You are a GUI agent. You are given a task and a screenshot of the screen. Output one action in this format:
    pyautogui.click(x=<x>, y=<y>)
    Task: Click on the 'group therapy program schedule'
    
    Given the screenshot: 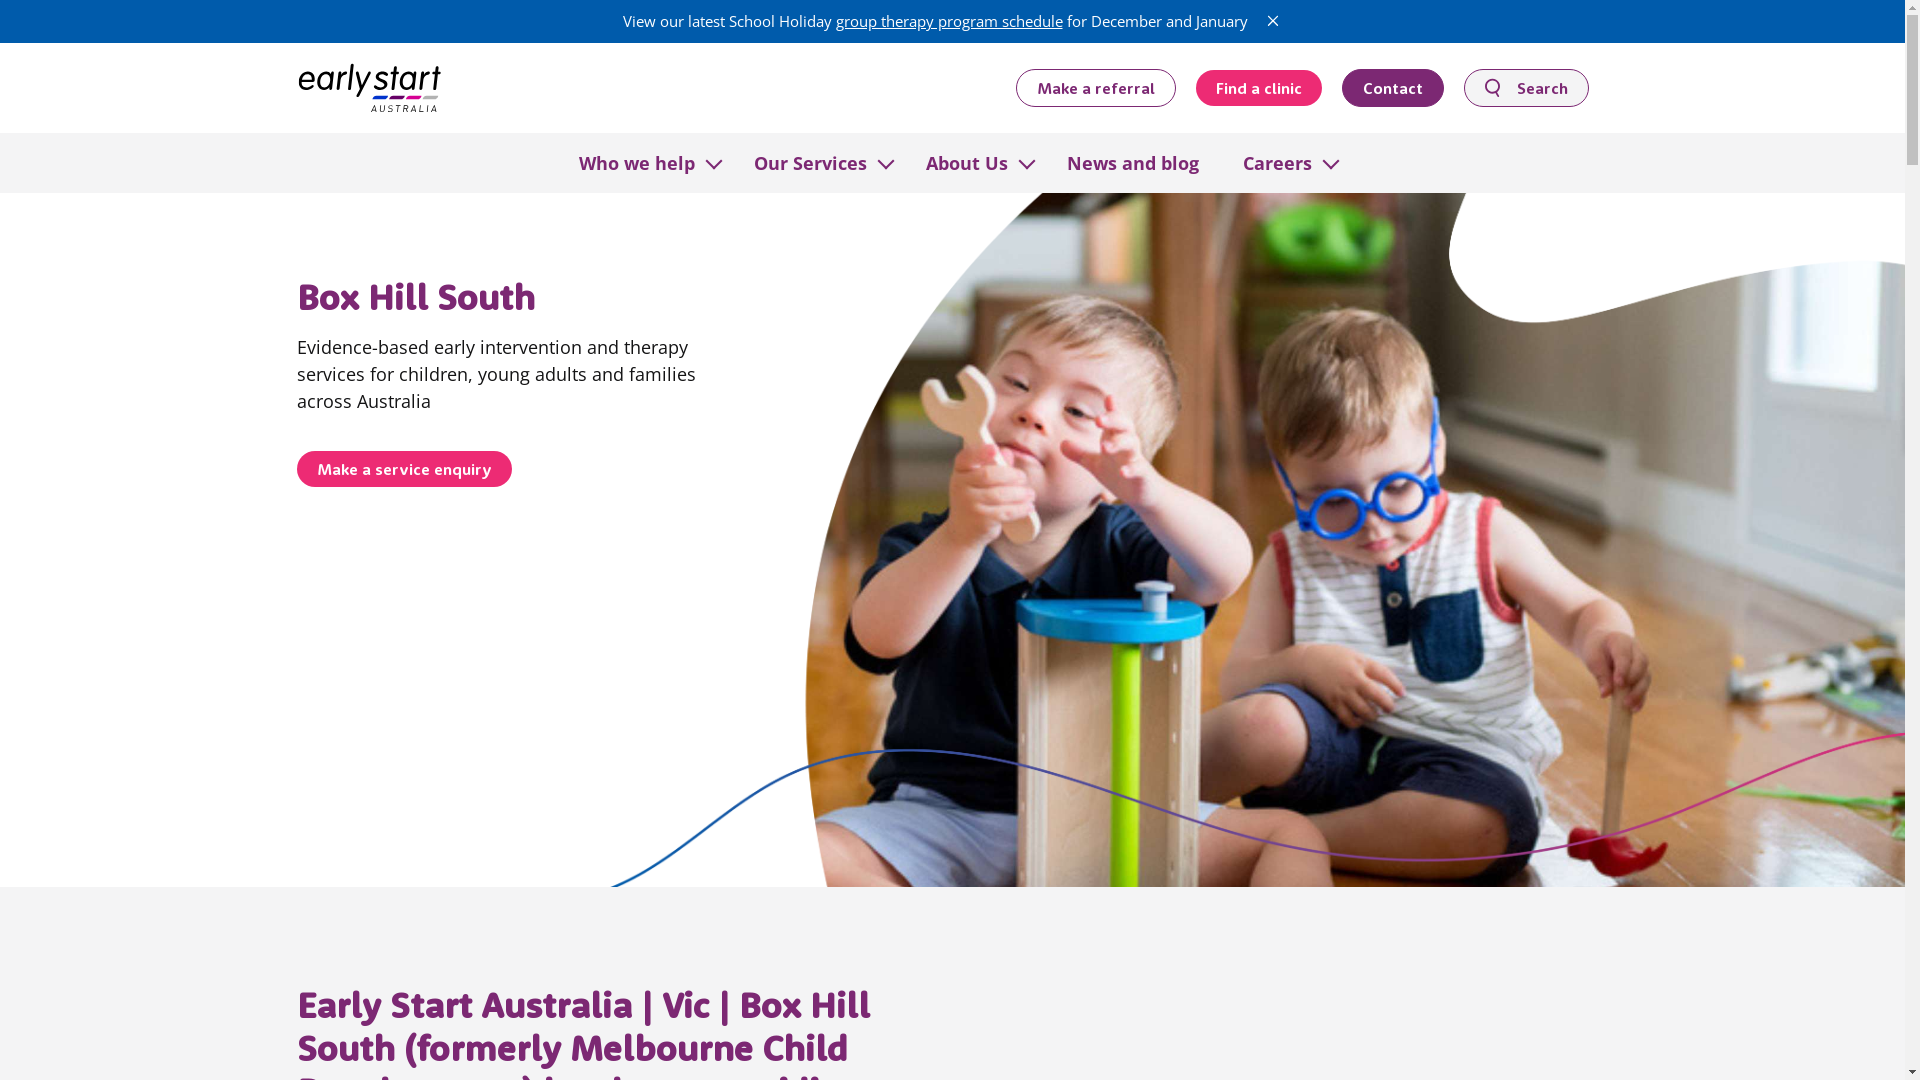 What is the action you would take?
    pyautogui.click(x=835, y=20)
    